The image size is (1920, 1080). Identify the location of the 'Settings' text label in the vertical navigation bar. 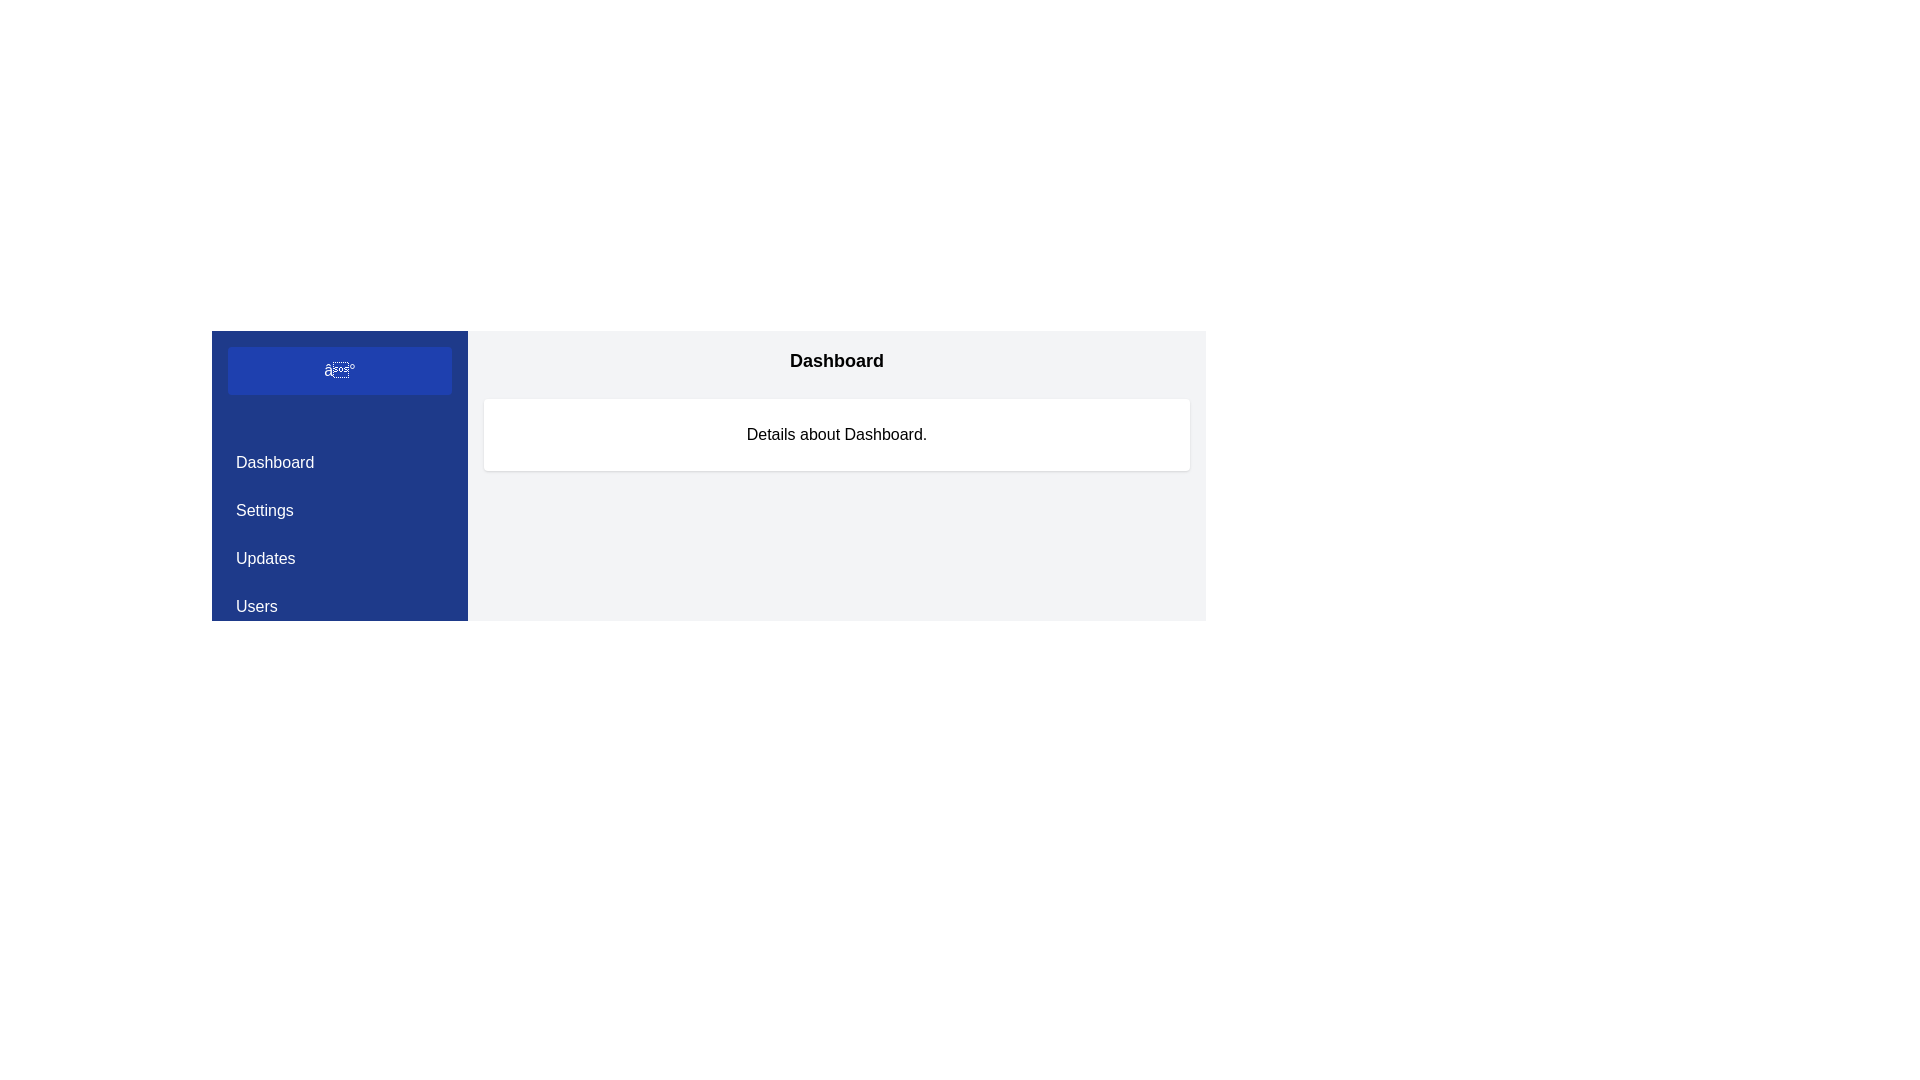
(263, 509).